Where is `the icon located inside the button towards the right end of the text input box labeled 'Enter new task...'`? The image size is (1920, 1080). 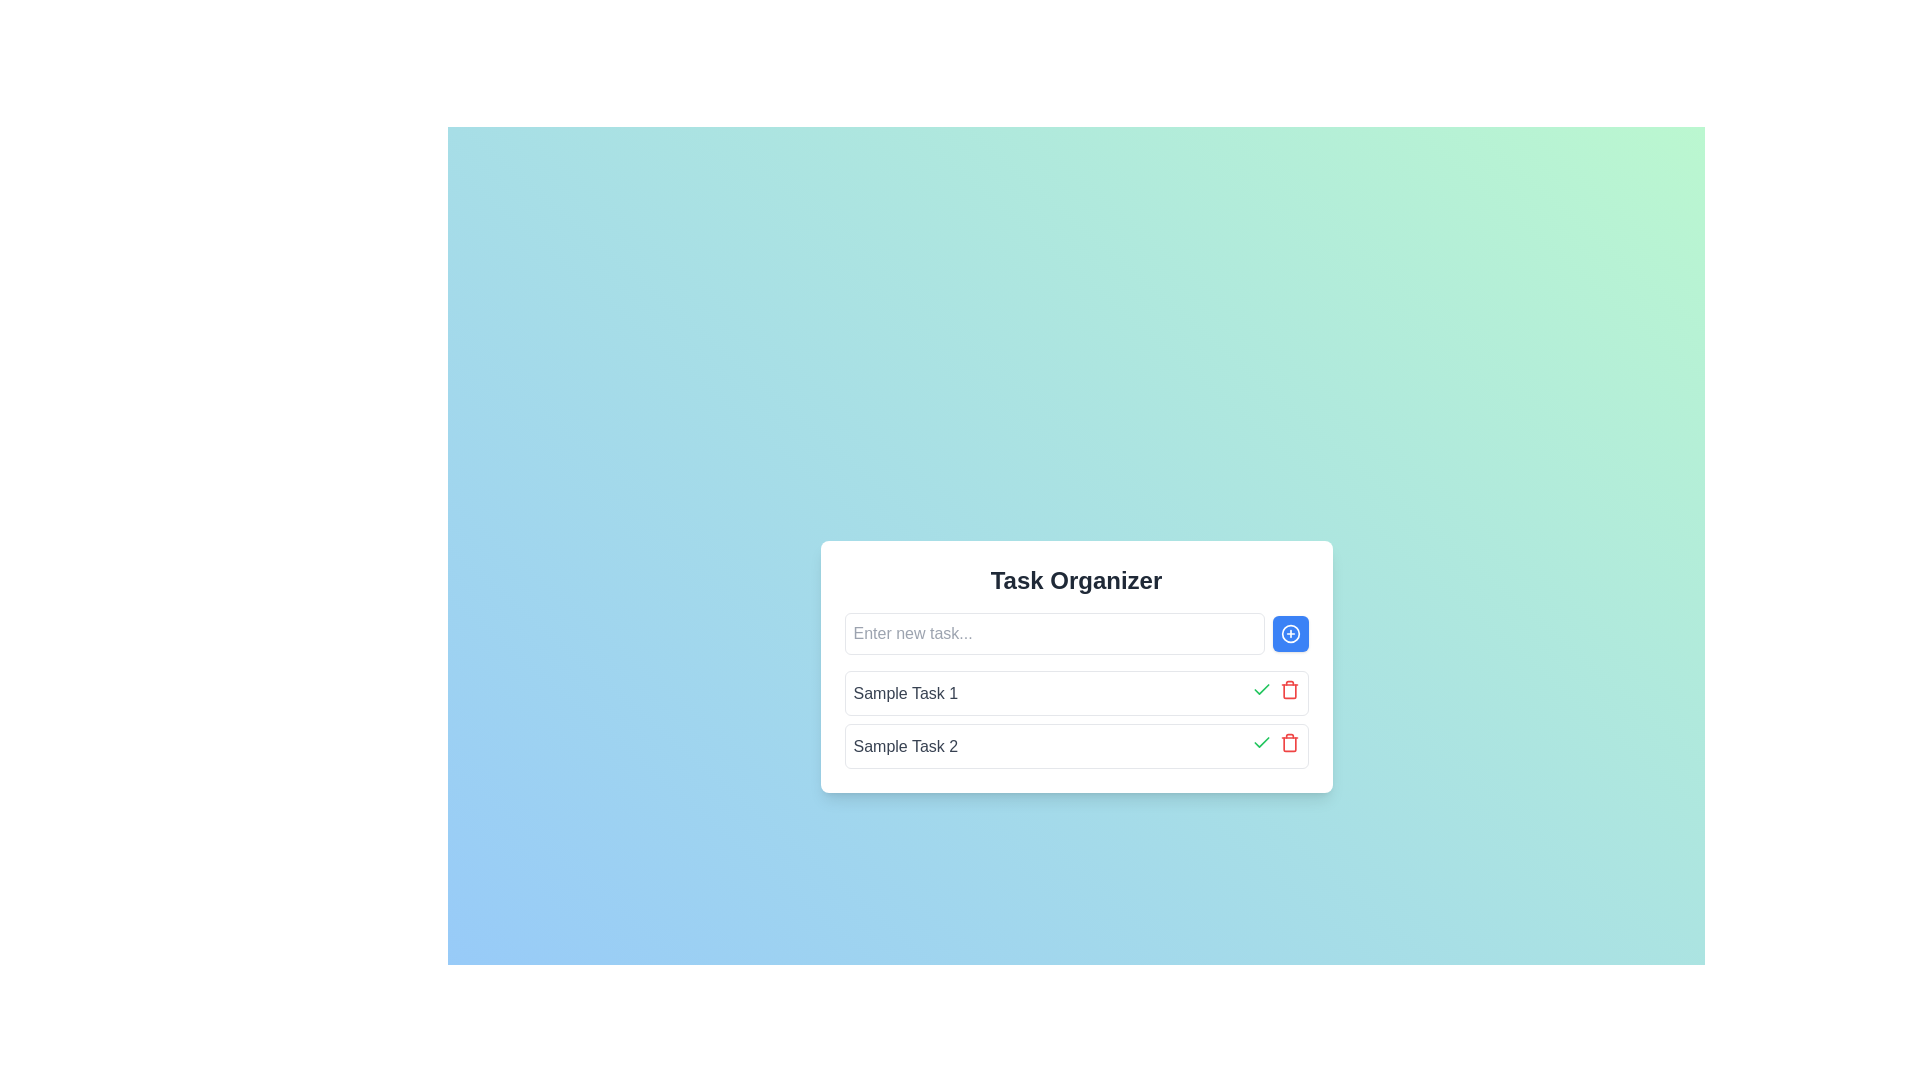
the icon located inside the button towards the right end of the text input box labeled 'Enter new task...' is located at coordinates (1290, 633).